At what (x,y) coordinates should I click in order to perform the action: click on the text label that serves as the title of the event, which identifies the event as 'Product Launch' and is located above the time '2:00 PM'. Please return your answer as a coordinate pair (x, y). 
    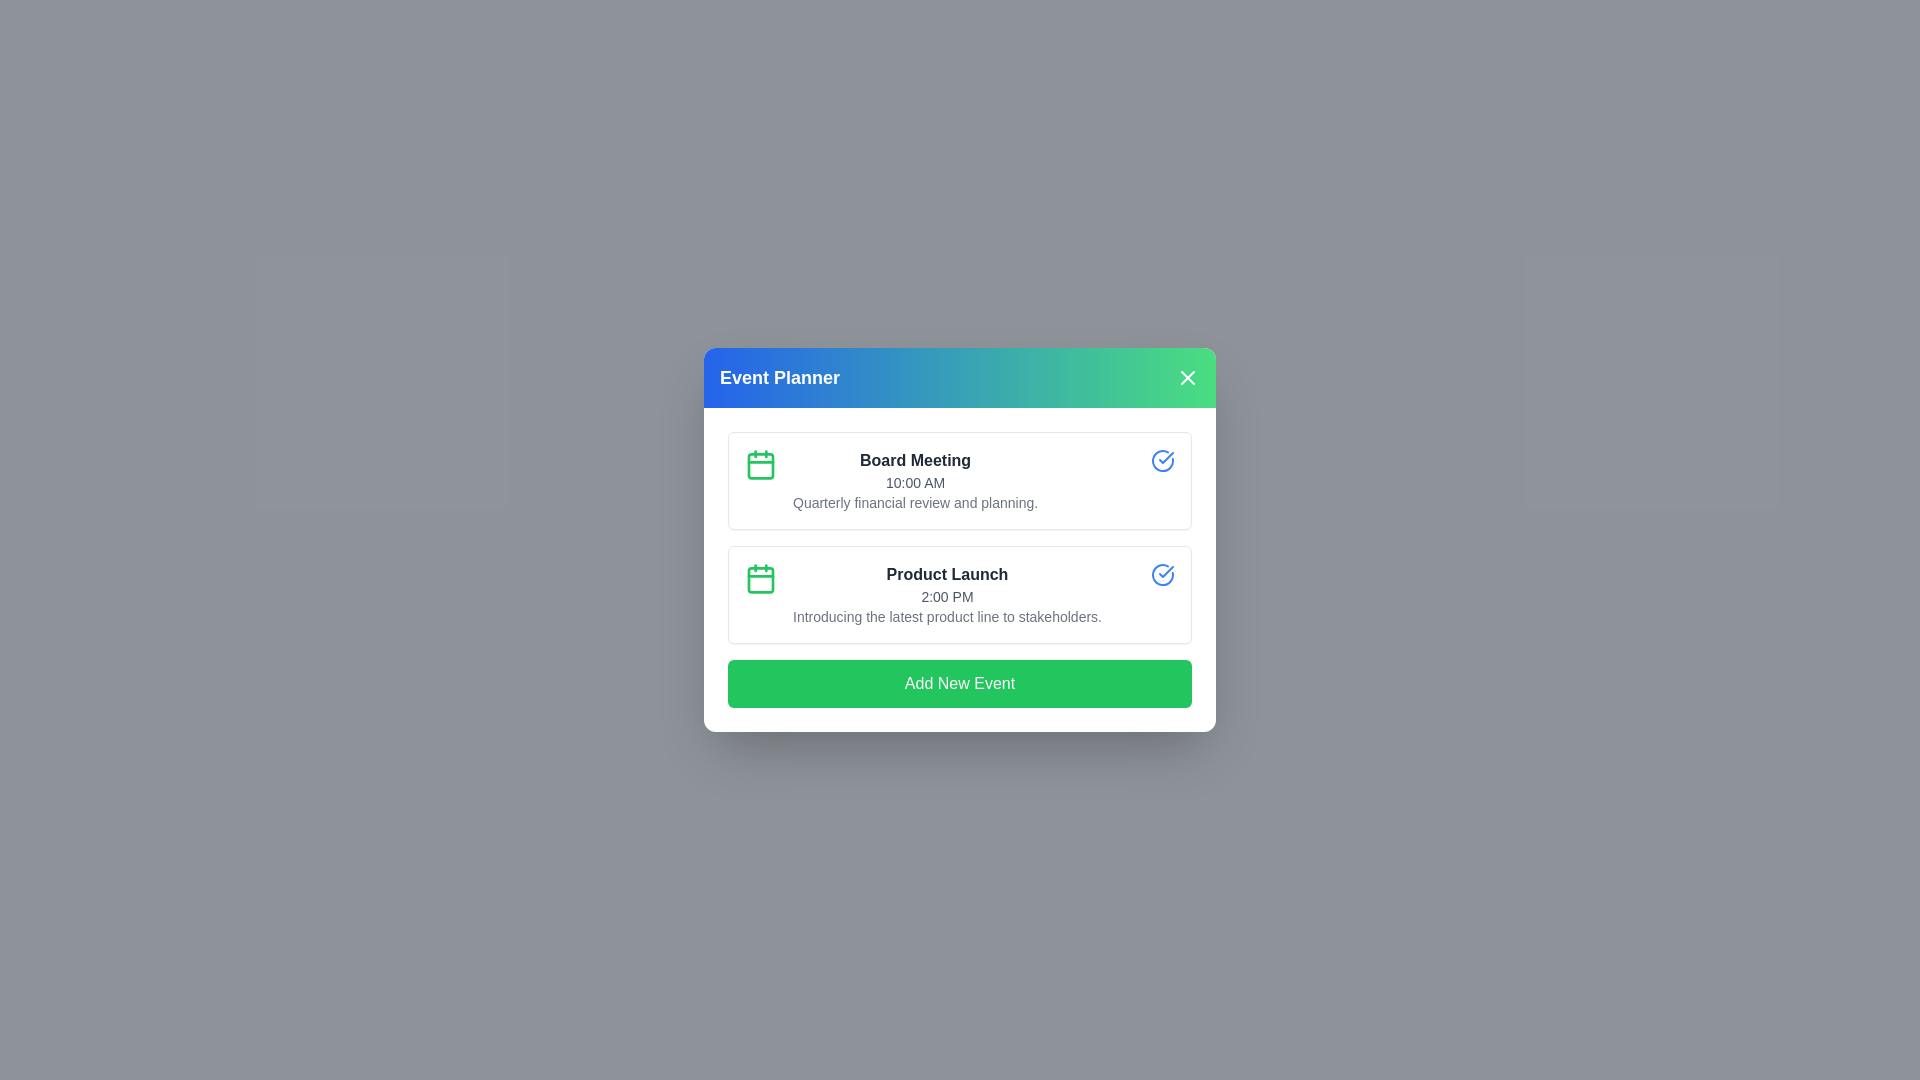
    Looking at the image, I should click on (946, 574).